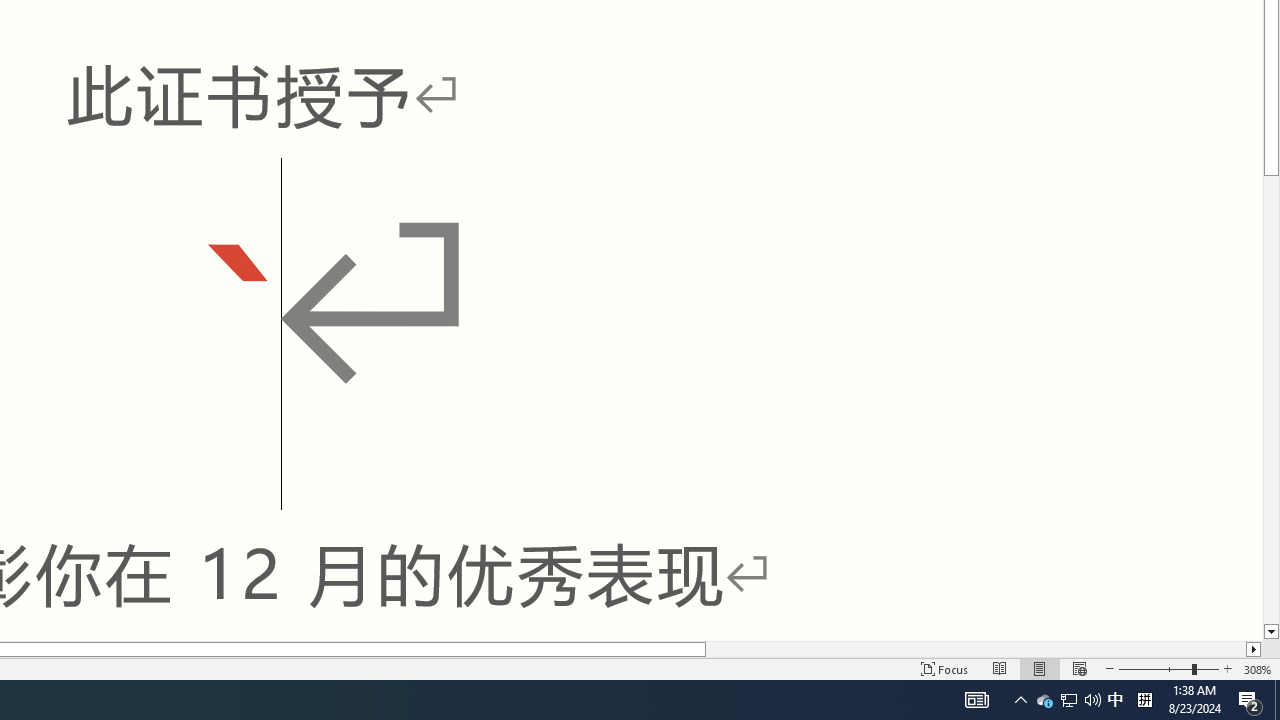 The width and height of the screenshot is (1280, 720). Describe the element at coordinates (1168, 669) in the screenshot. I see `'Zoom'` at that location.